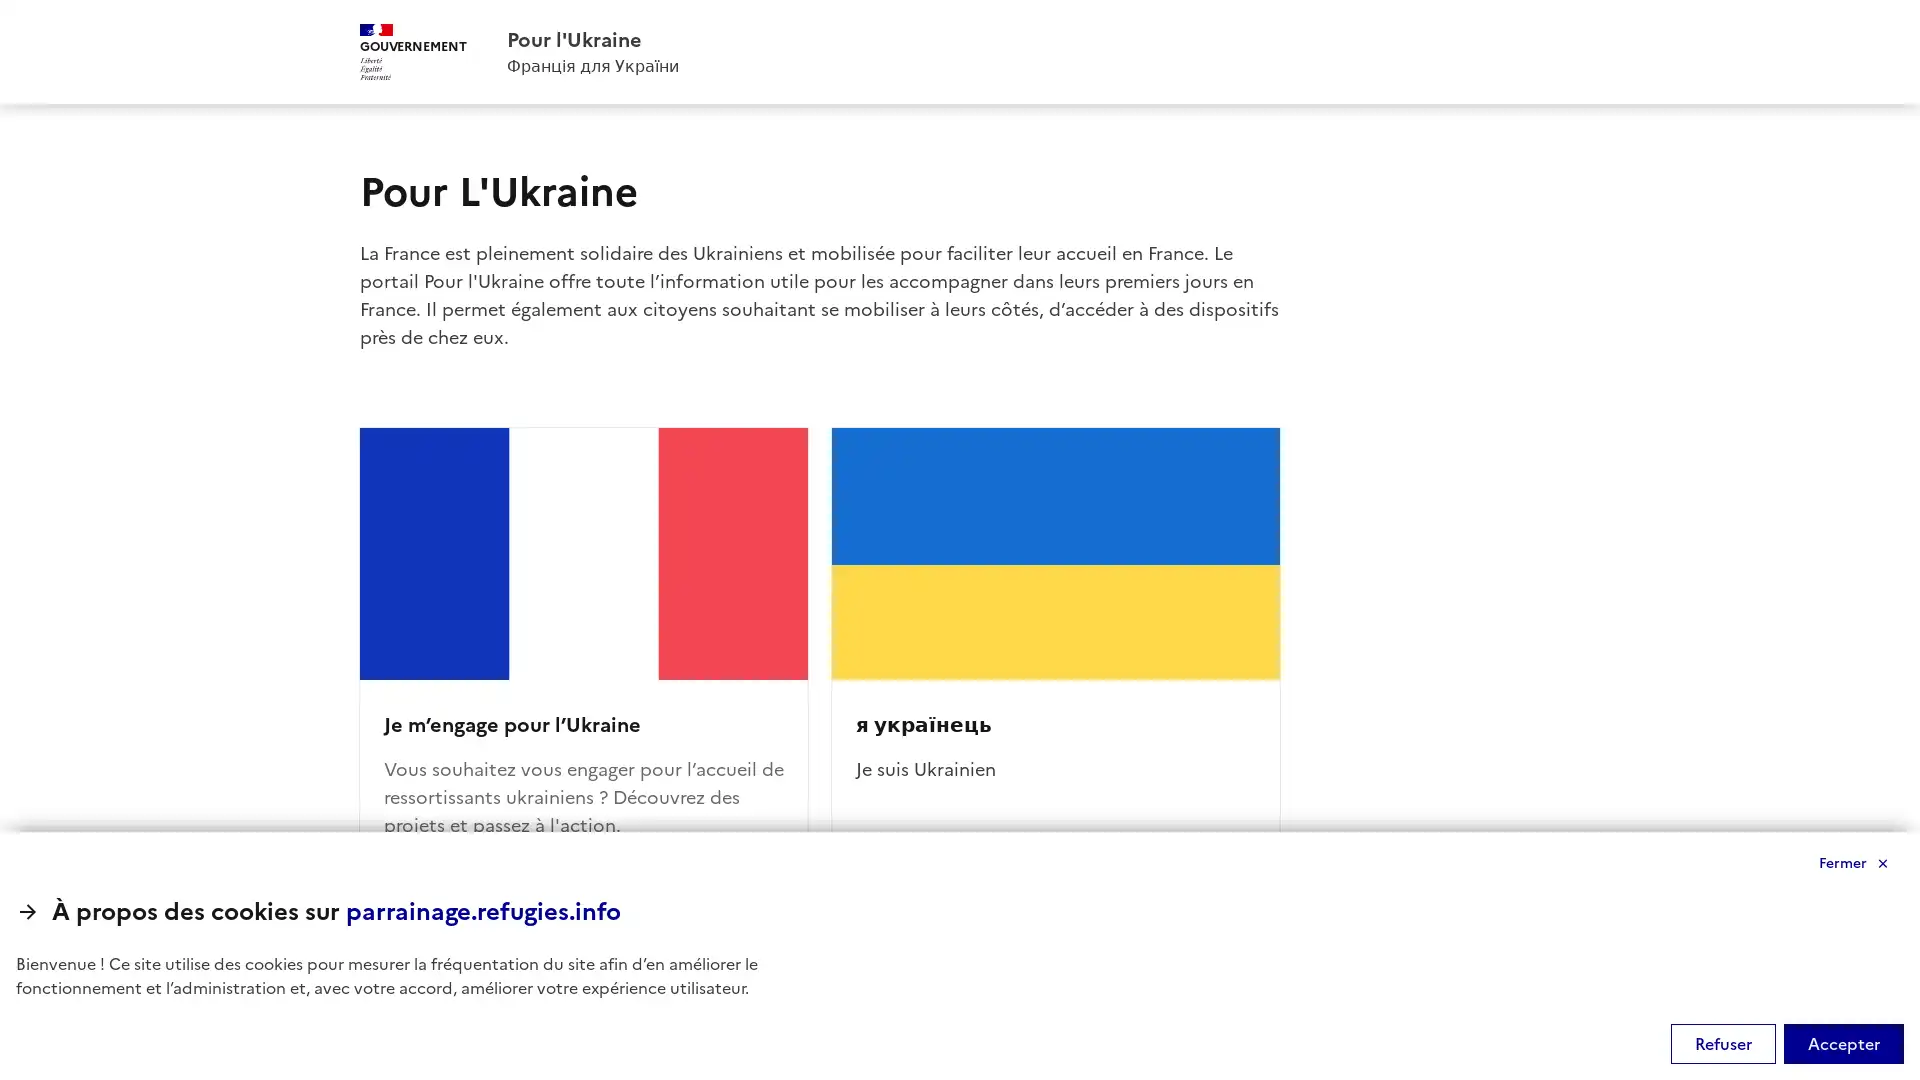 This screenshot has height=1080, width=1920. Describe the element at coordinates (1722, 1043) in the screenshot. I see `Refuser` at that location.